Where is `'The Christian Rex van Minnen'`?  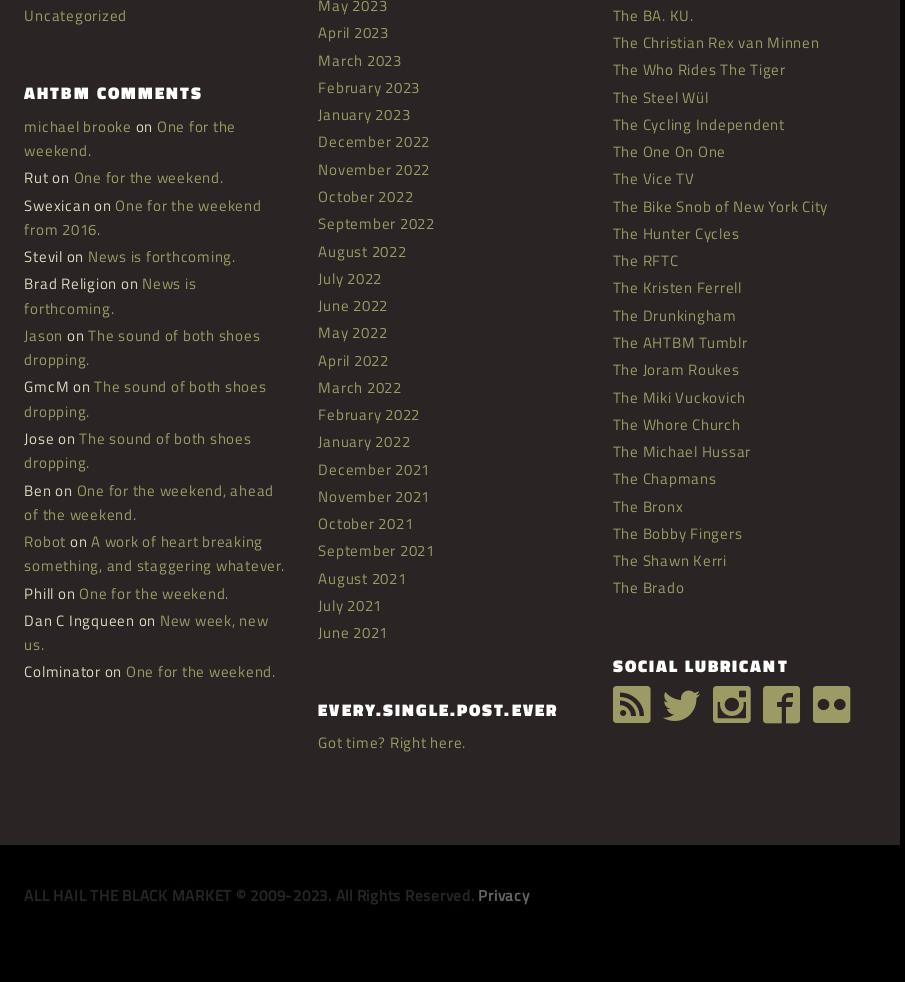 'The Christian Rex van Minnen' is located at coordinates (714, 41).